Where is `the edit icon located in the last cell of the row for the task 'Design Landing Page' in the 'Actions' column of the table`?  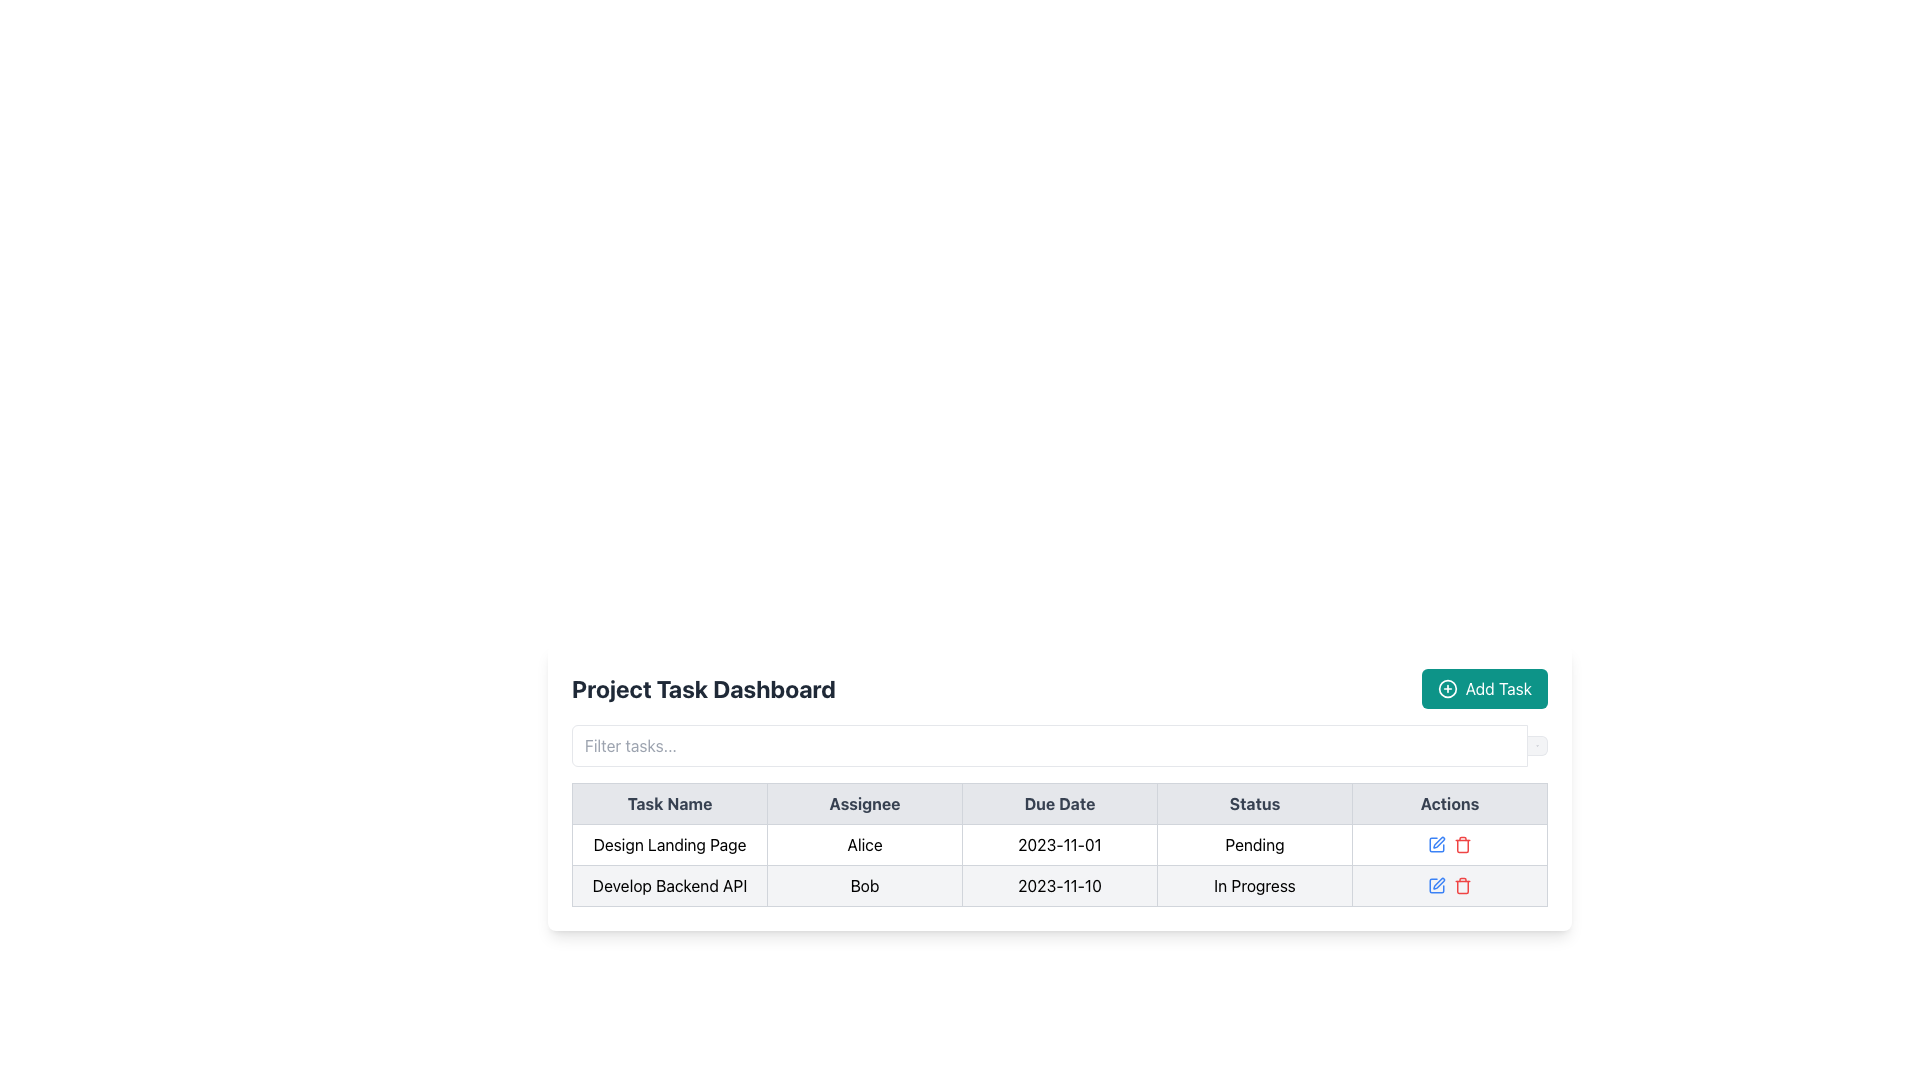 the edit icon located in the last cell of the row for the task 'Design Landing Page' in the 'Actions' column of the table is located at coordinates (1449, 844).